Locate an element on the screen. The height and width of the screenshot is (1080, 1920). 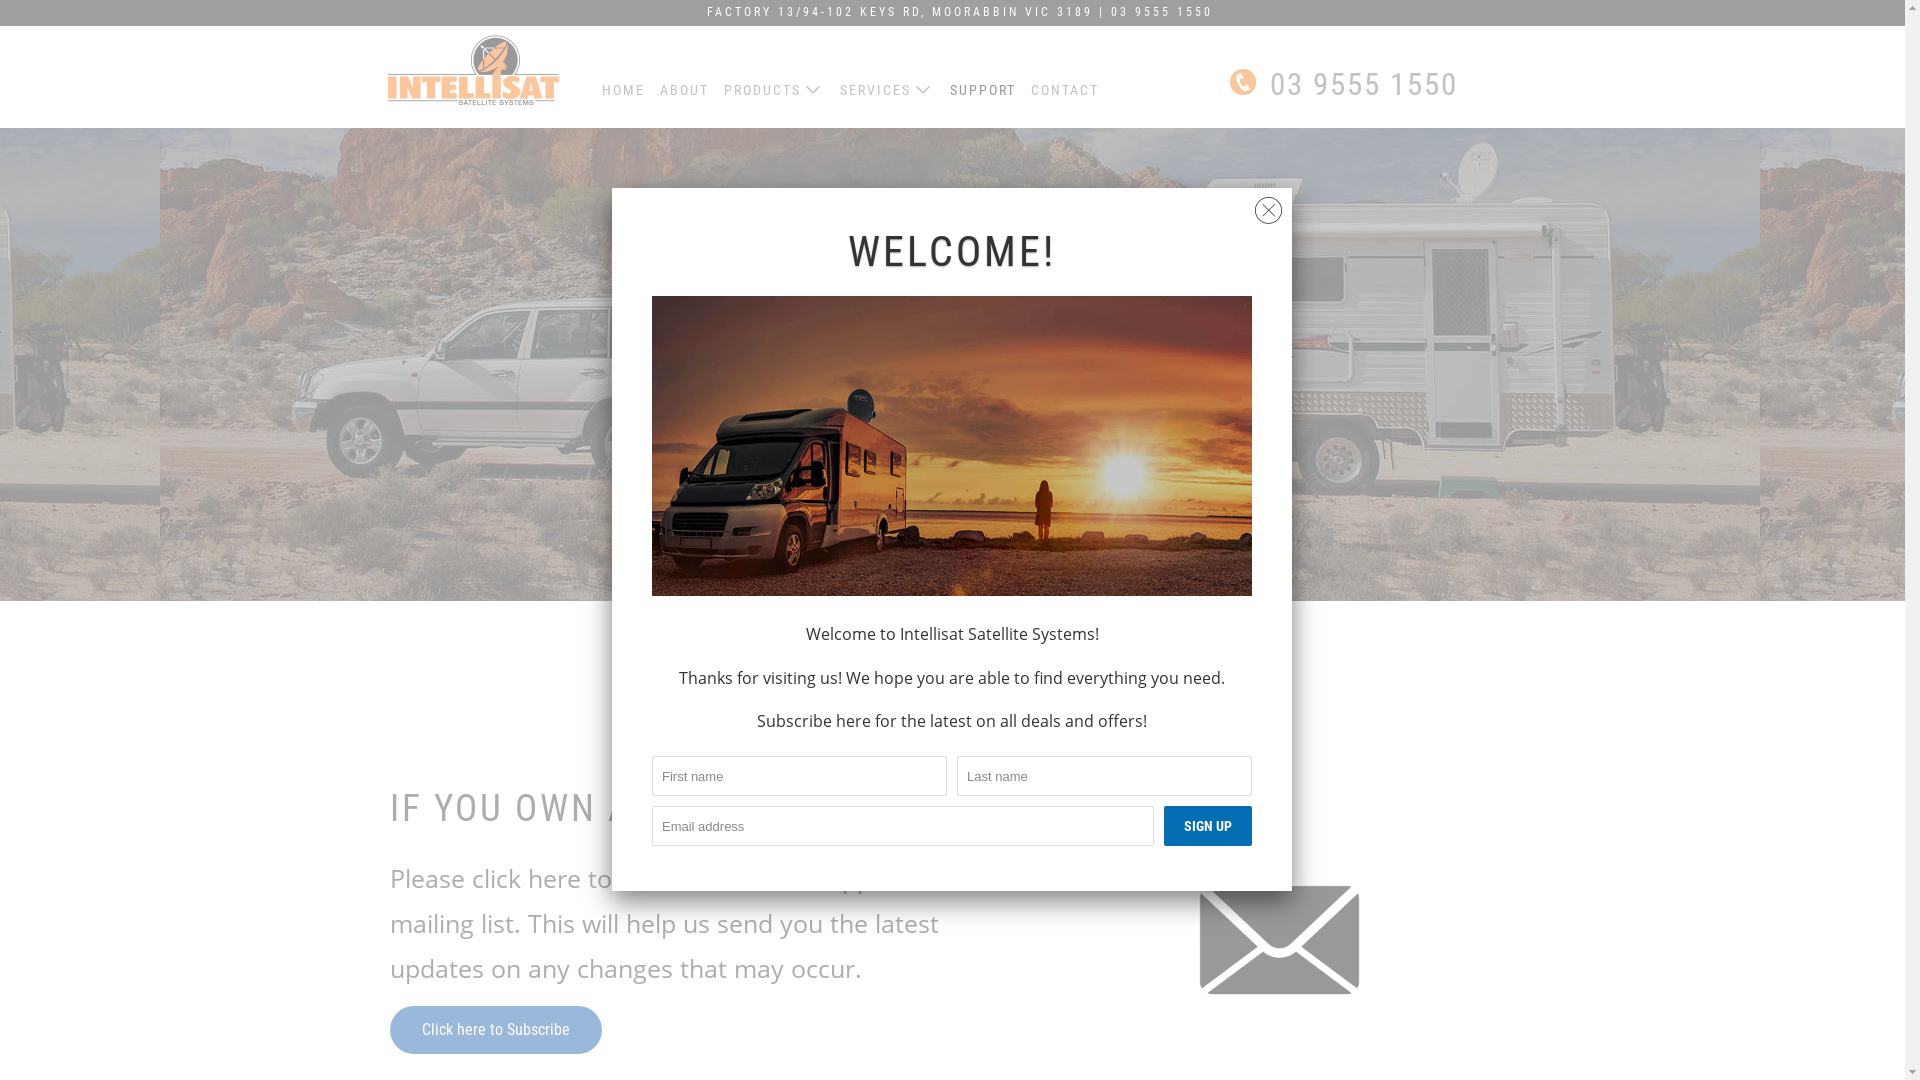
'Sign Up' is located at coordinates (1207, 825).